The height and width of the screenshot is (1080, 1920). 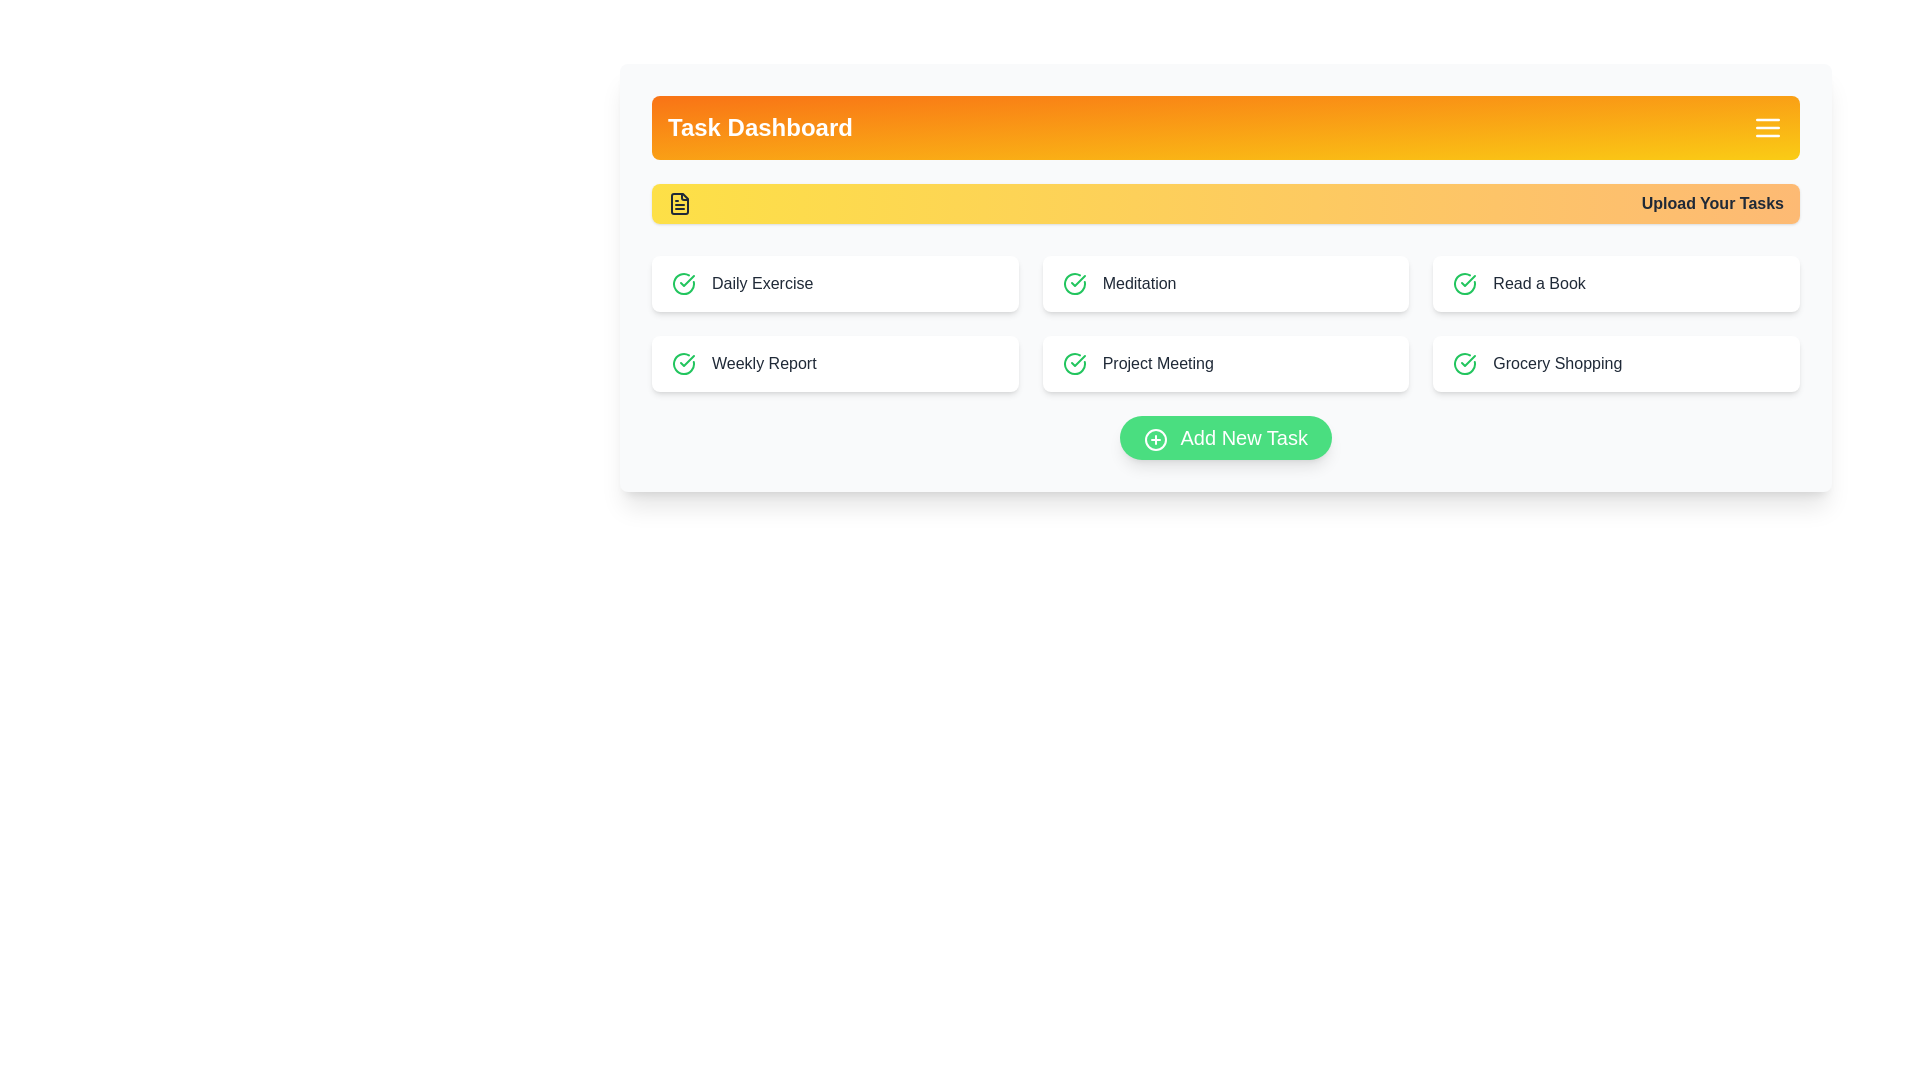 What do you see at coordinates (835, 363) in the screenshot?
I see `the task 'Weekly Report' from the task list` at bounding box center [835, 363].